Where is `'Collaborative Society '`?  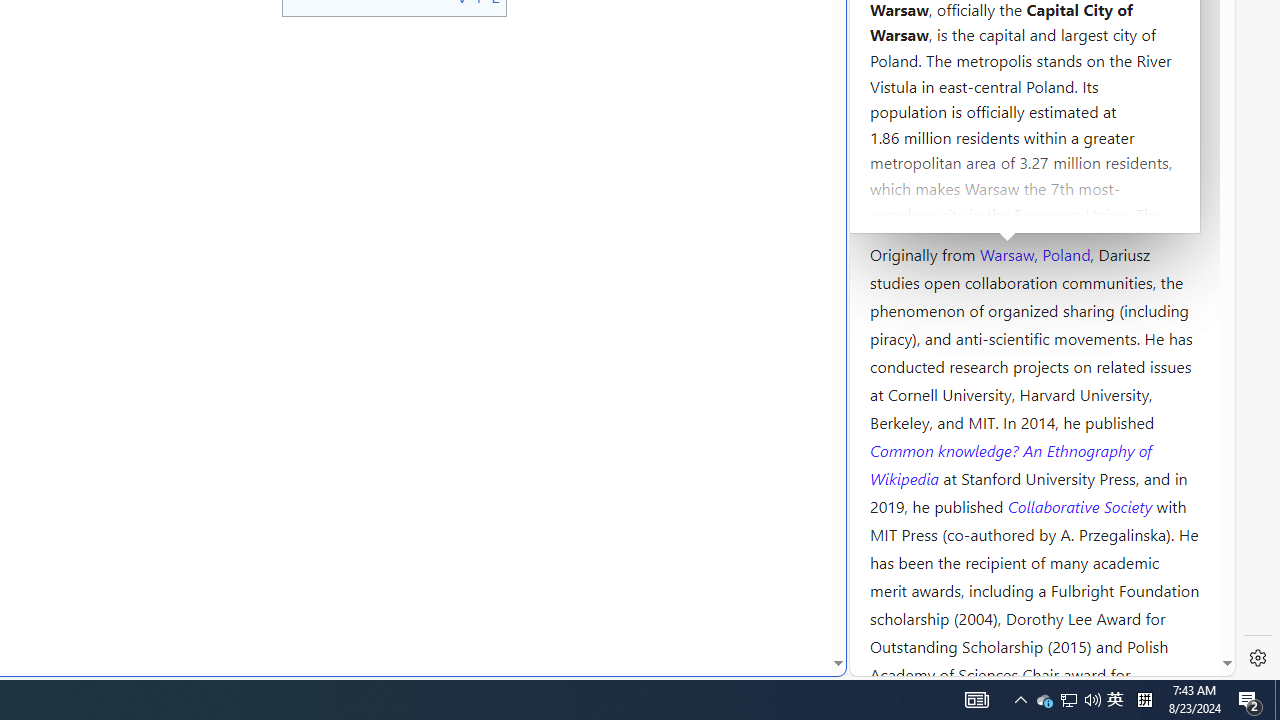
'Collaborative Society ' is located at coordinates (1081, 504).